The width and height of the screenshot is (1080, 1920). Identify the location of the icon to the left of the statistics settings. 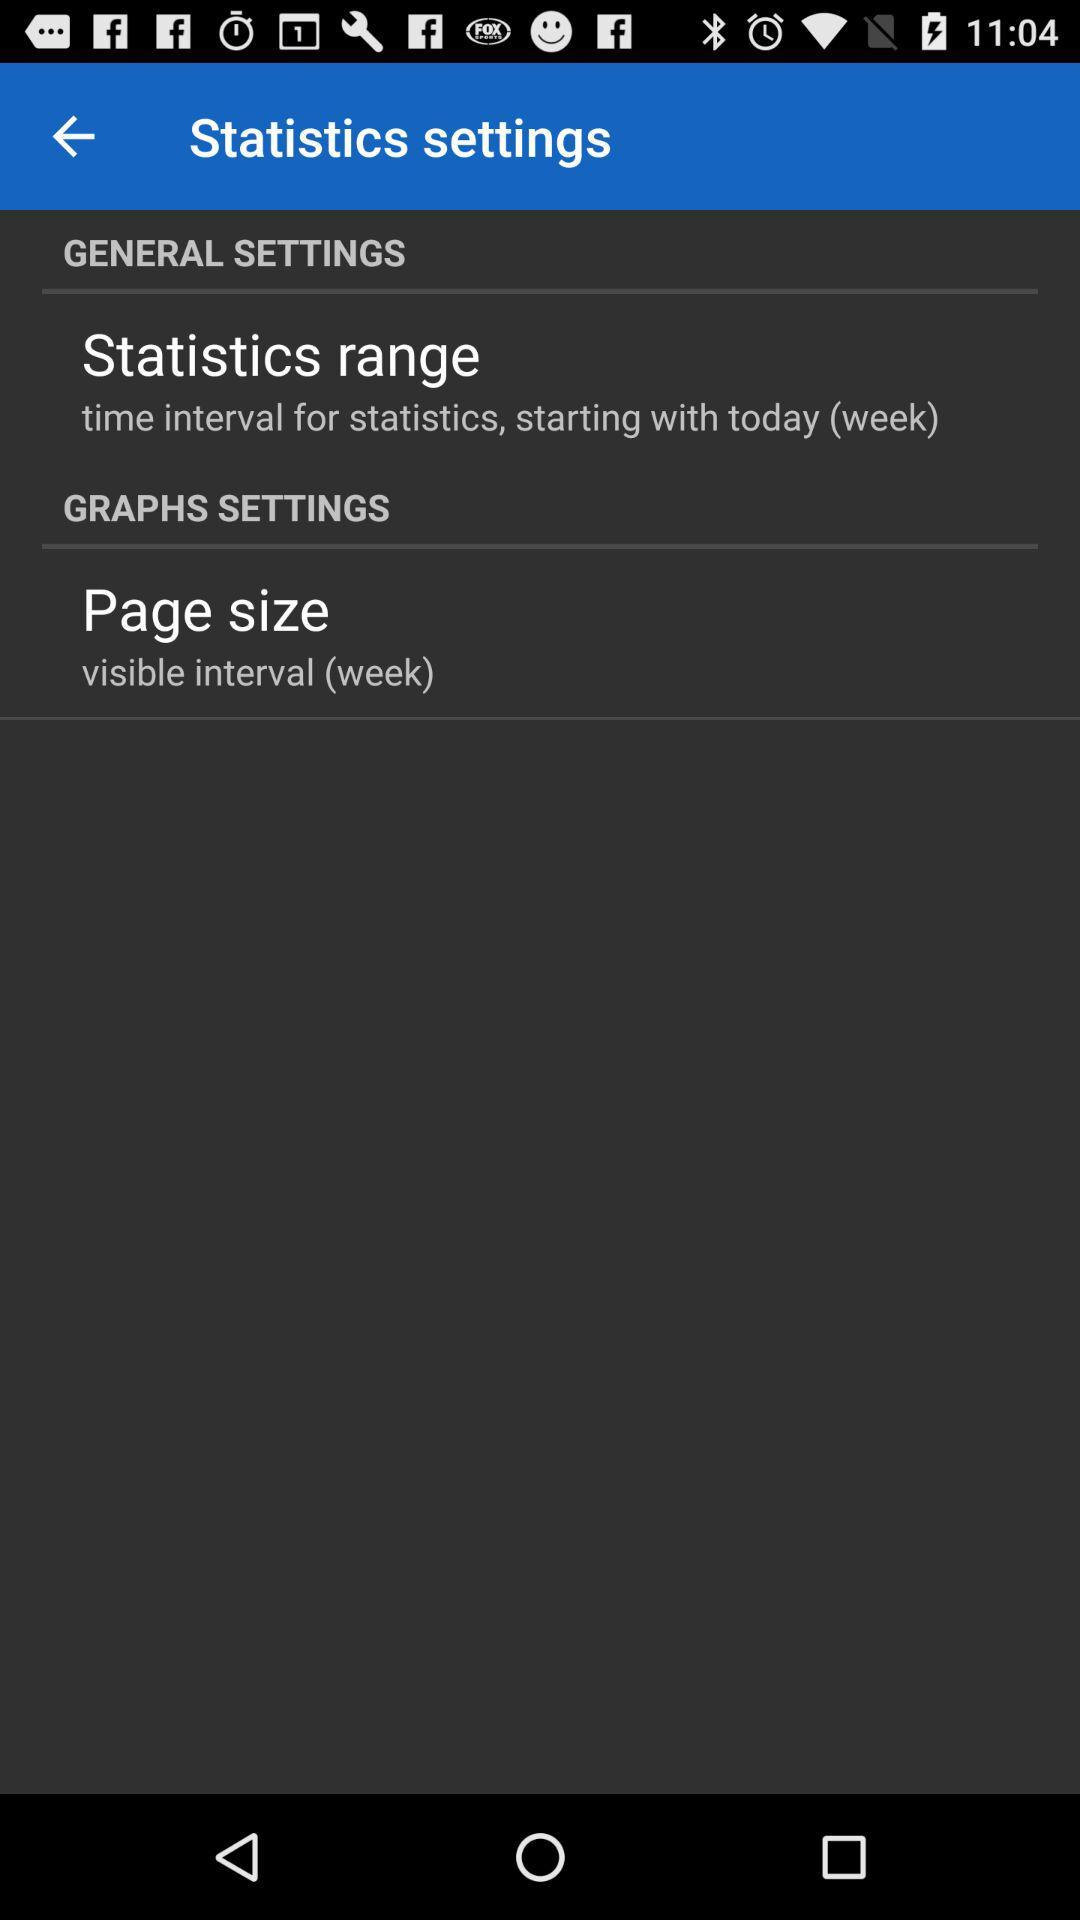
(72, 135).